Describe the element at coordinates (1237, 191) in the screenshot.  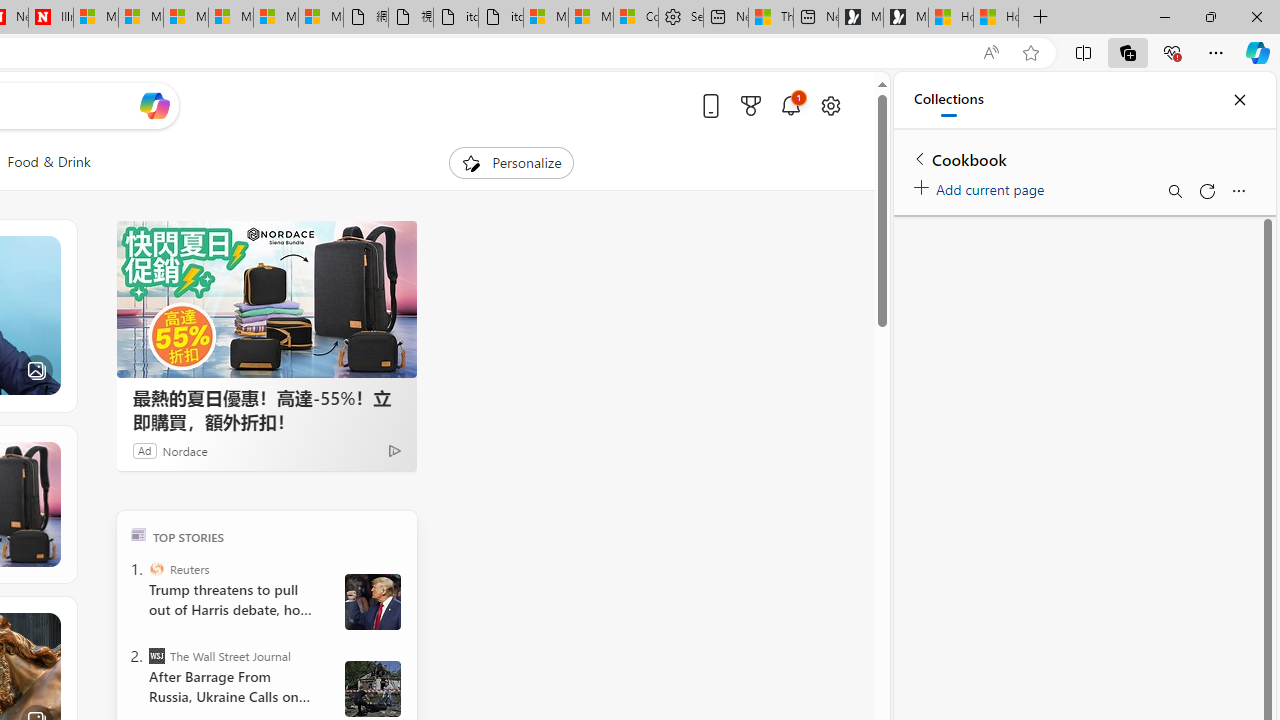
I see `'More options menu'` at that location.